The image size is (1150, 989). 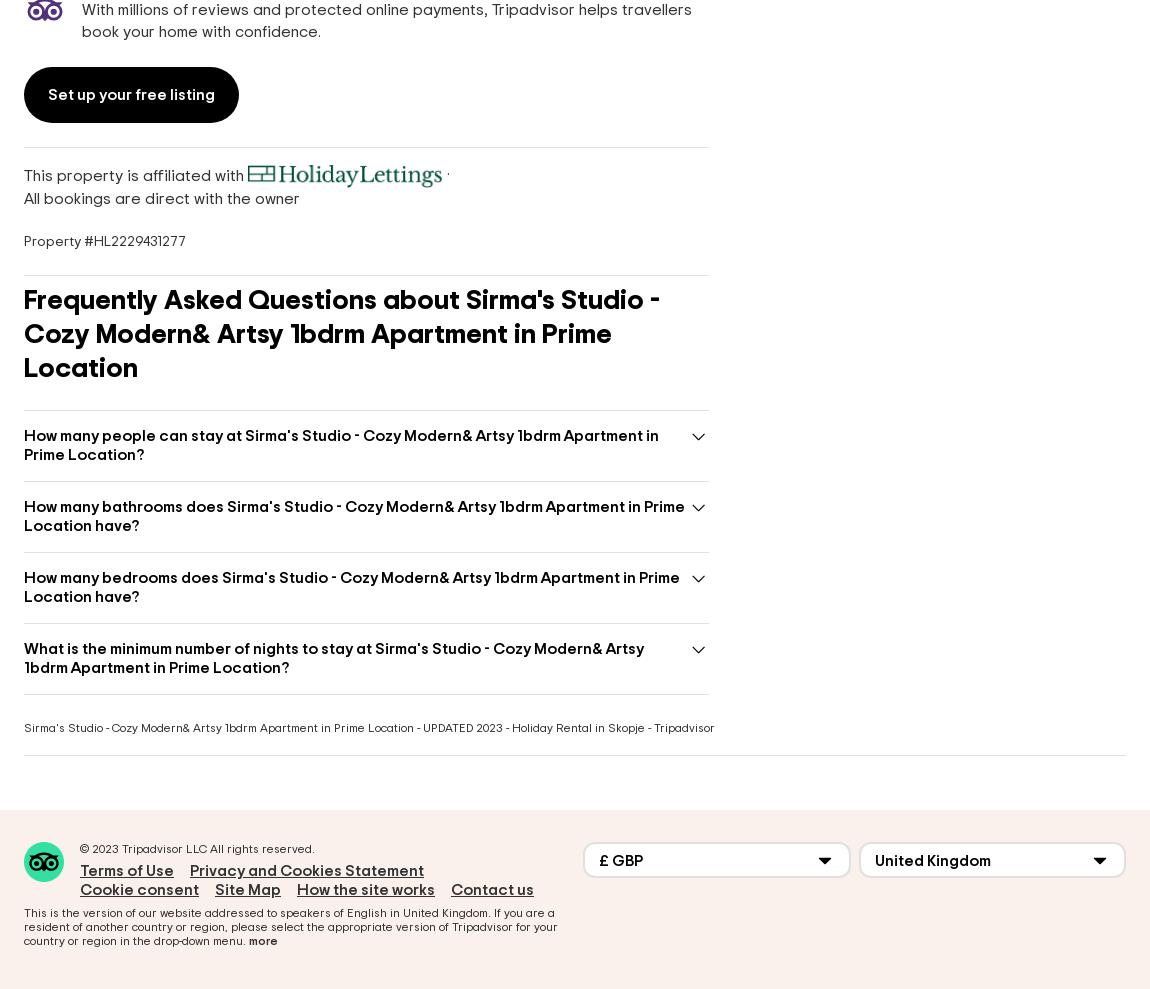 What do you see at coordinates (104, 848) in the screenshot?
I see `'2023'` at bounding box center [104, 848].